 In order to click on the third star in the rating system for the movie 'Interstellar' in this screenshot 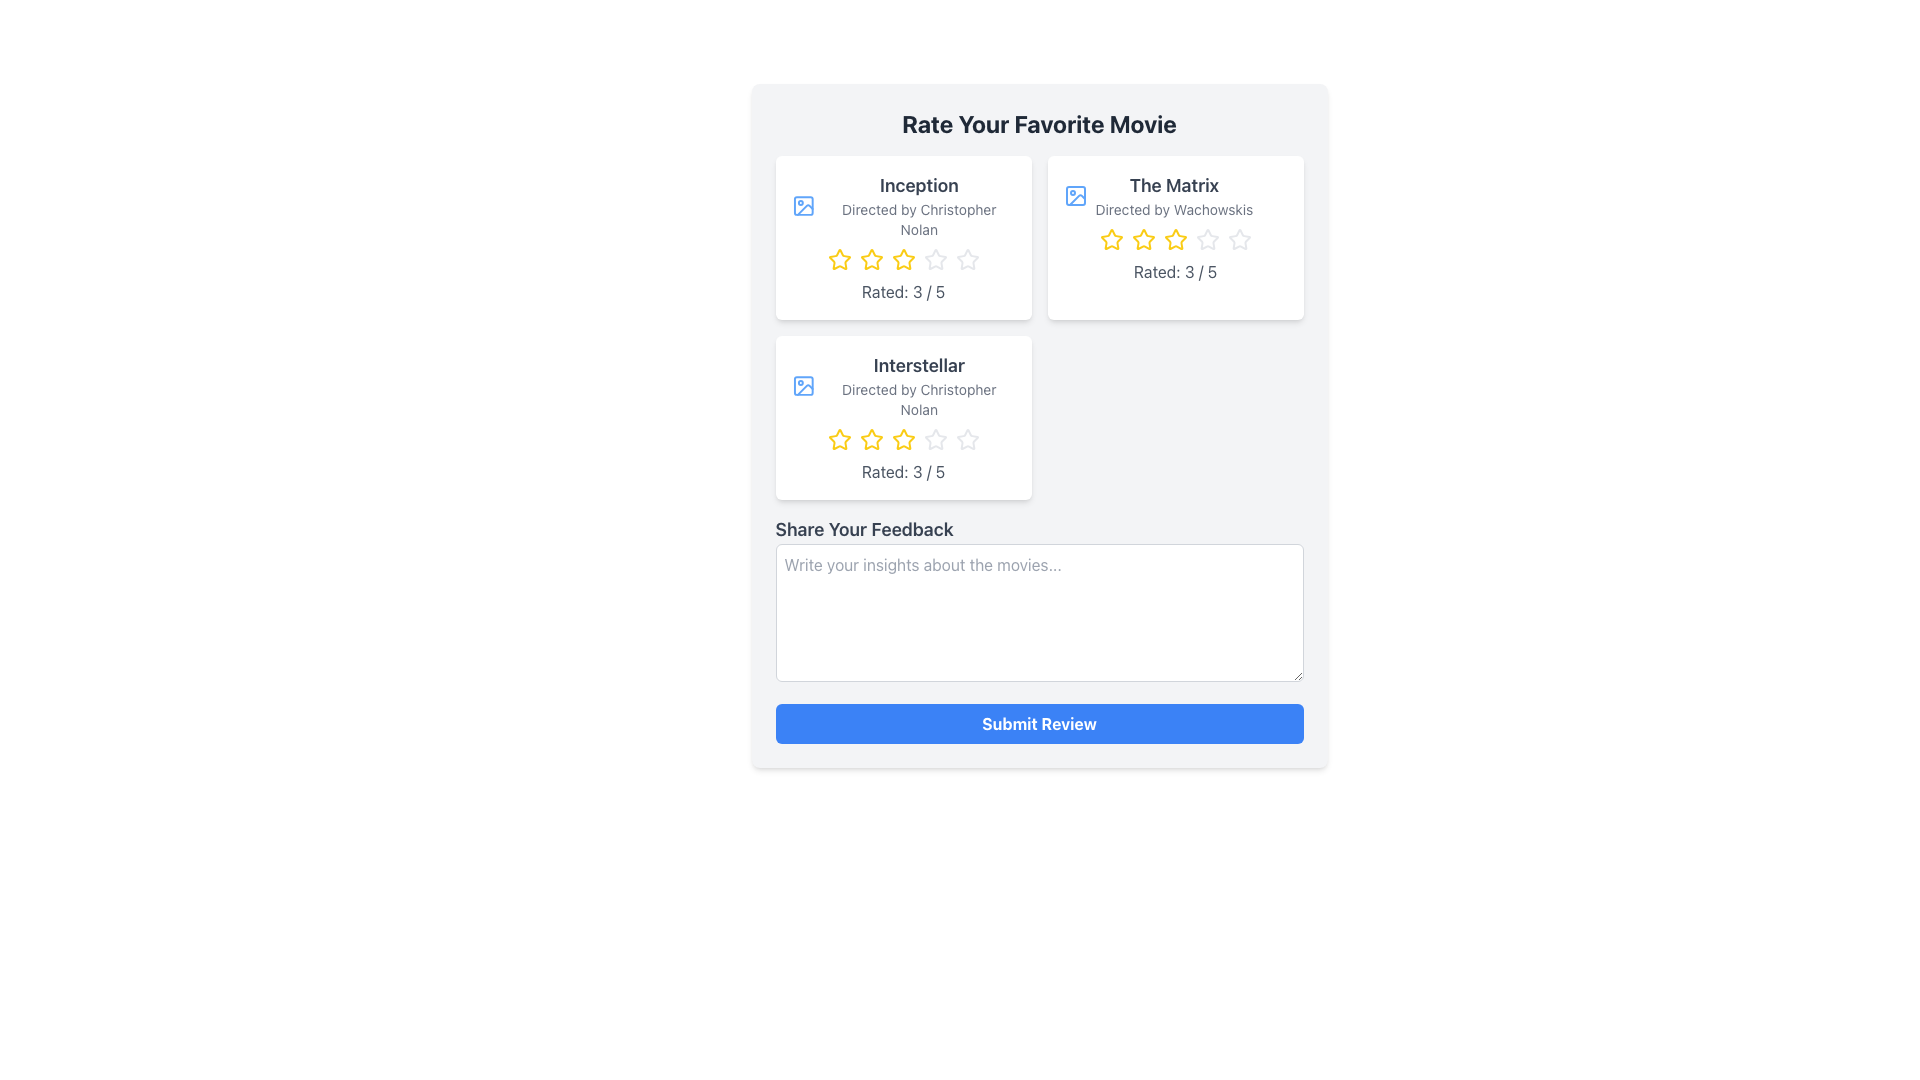, I will do `click(871, 438)`.